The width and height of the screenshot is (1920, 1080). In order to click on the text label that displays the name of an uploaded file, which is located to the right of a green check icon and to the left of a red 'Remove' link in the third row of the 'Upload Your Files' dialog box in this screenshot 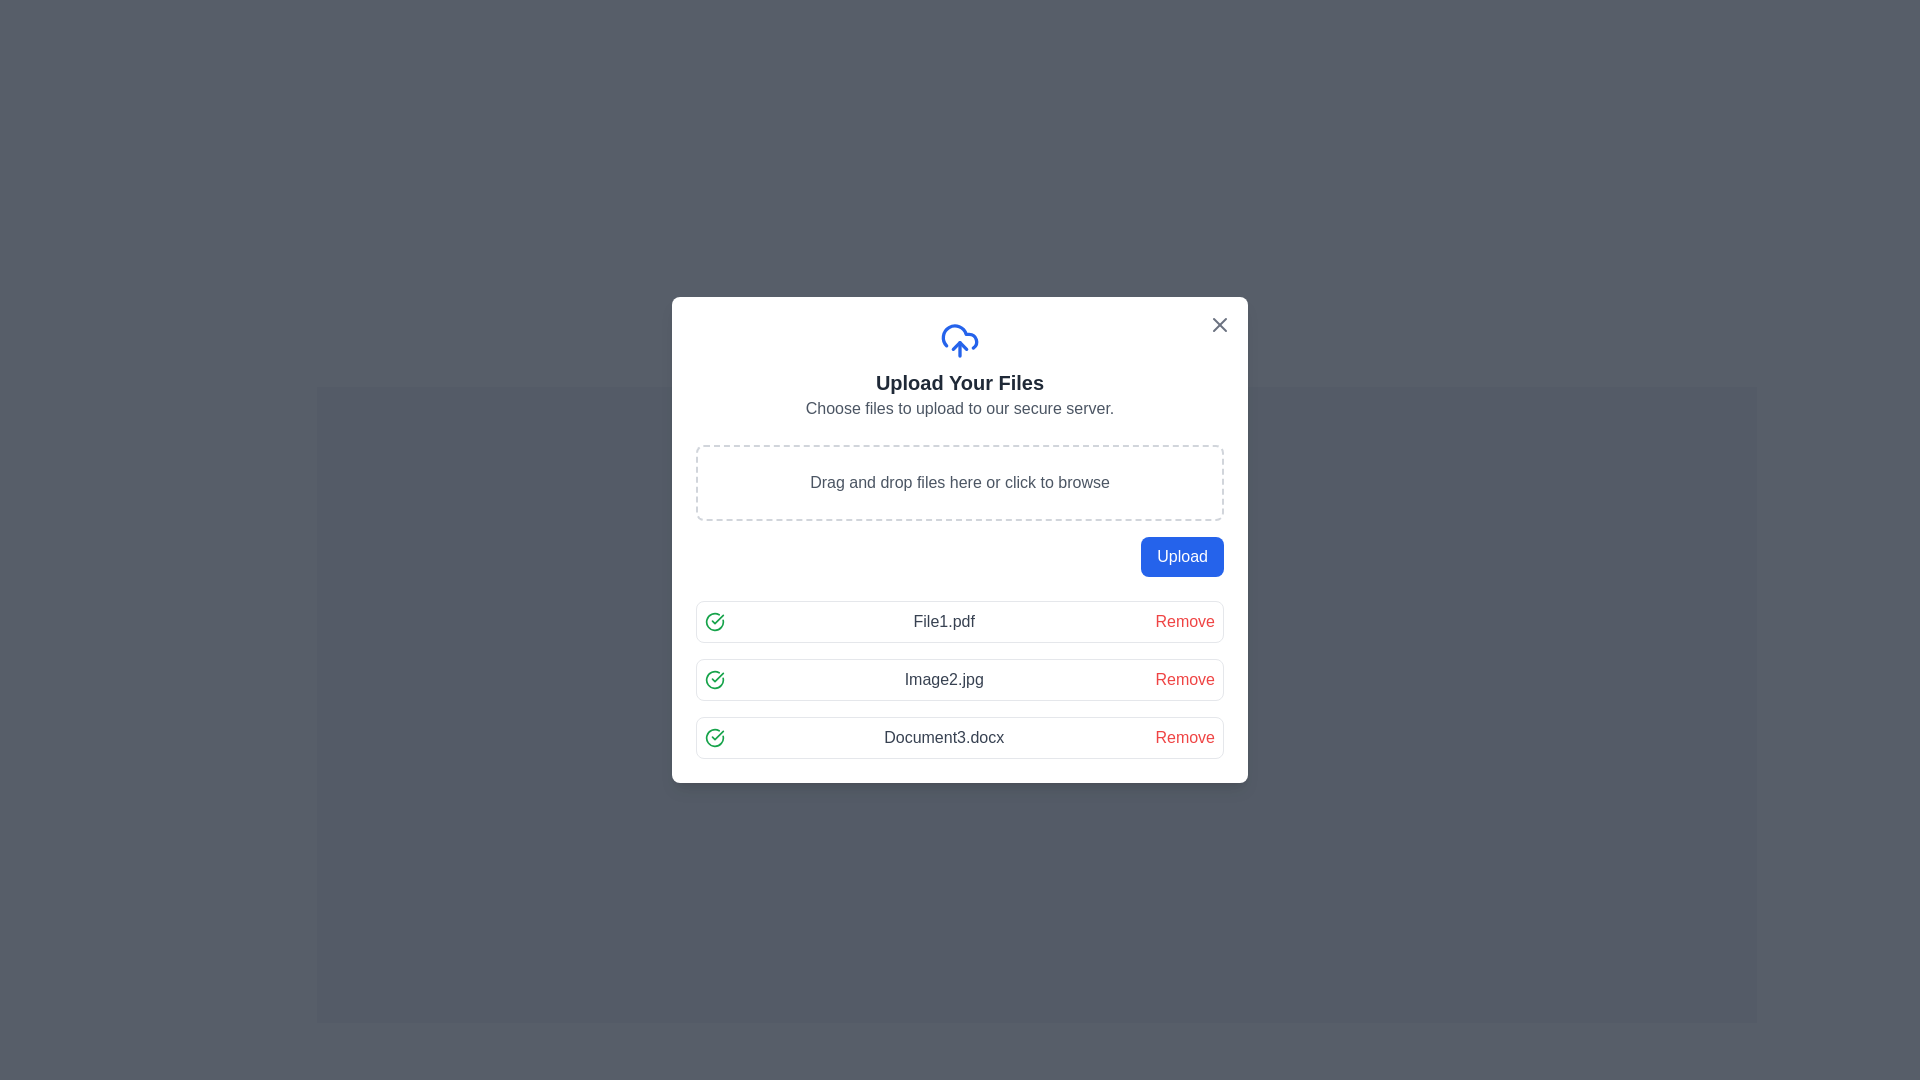, I will do `click(943, 737)`.